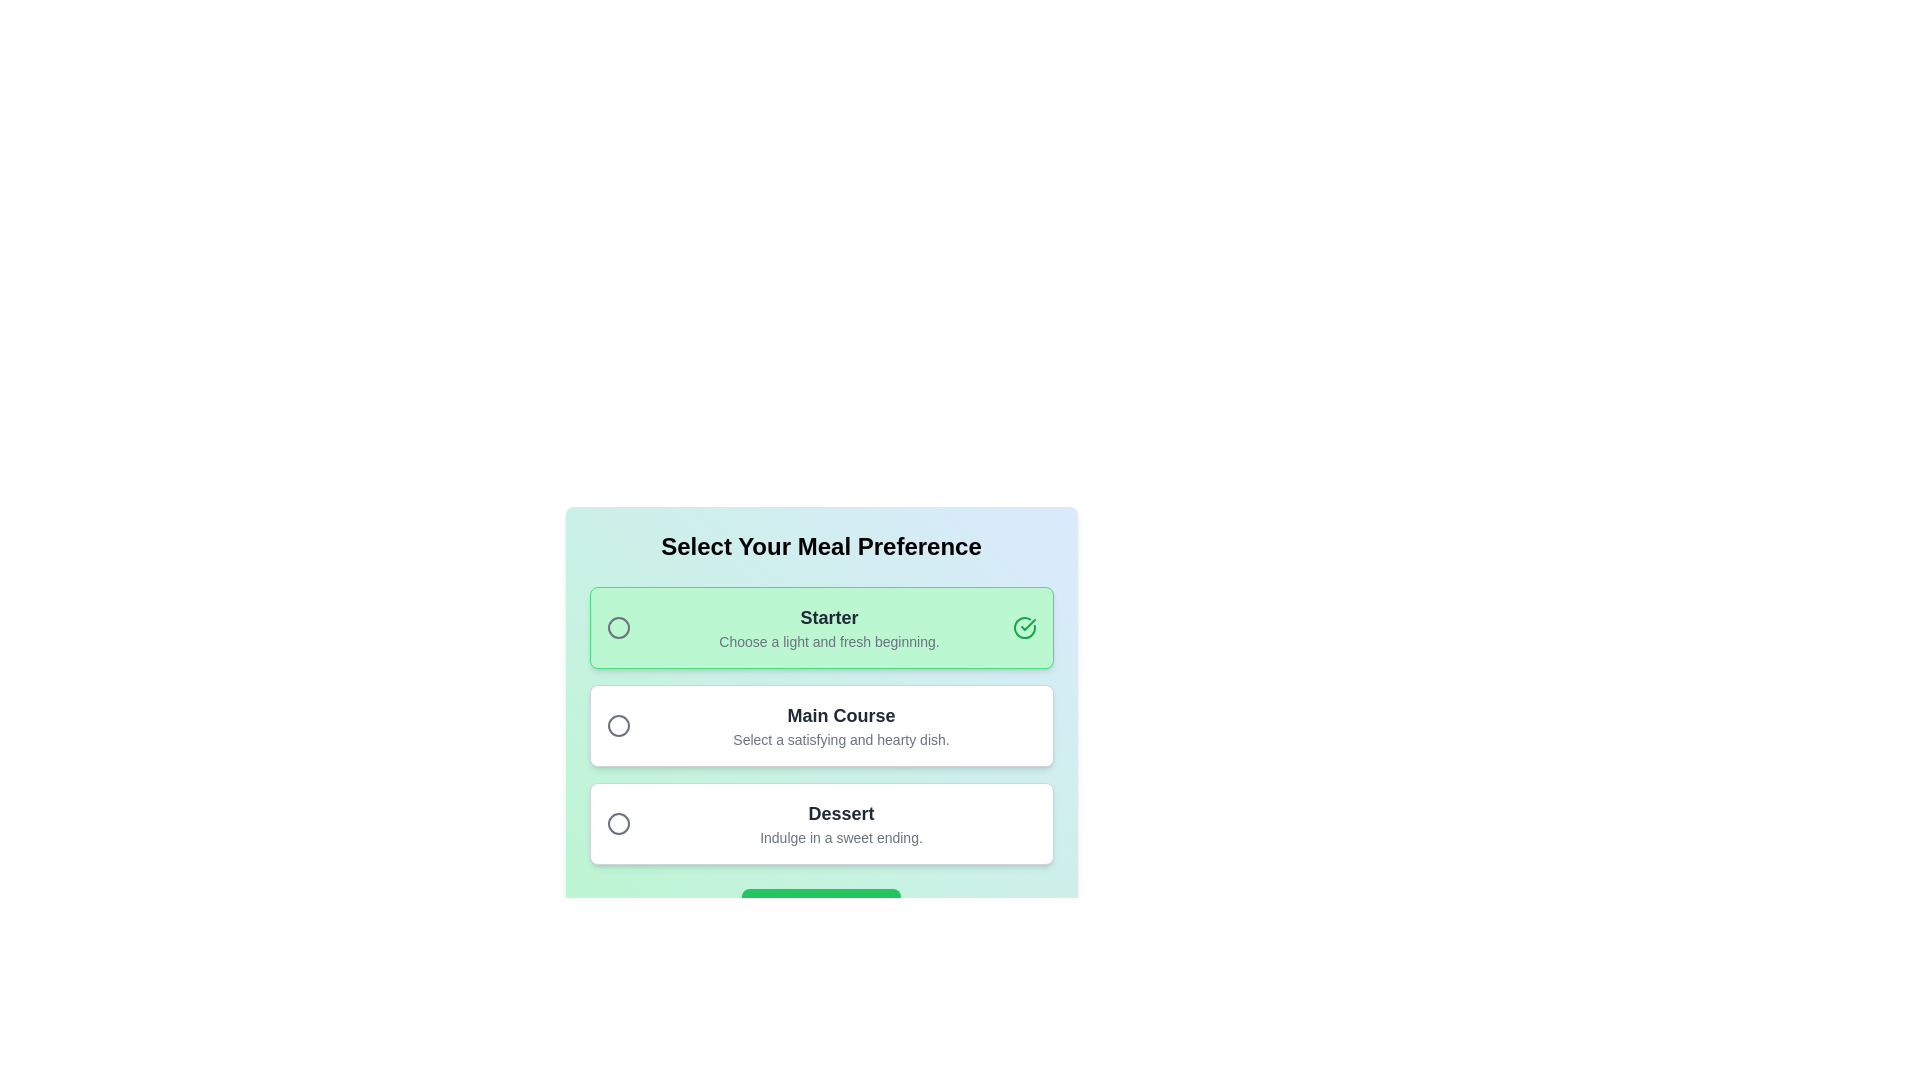 This screenshot has height=1080, width=1920. Describe the element at coordinates (821, 689) in the screenshot. I see `the 'Main Course' selection card in the meal preference interface` at that location.